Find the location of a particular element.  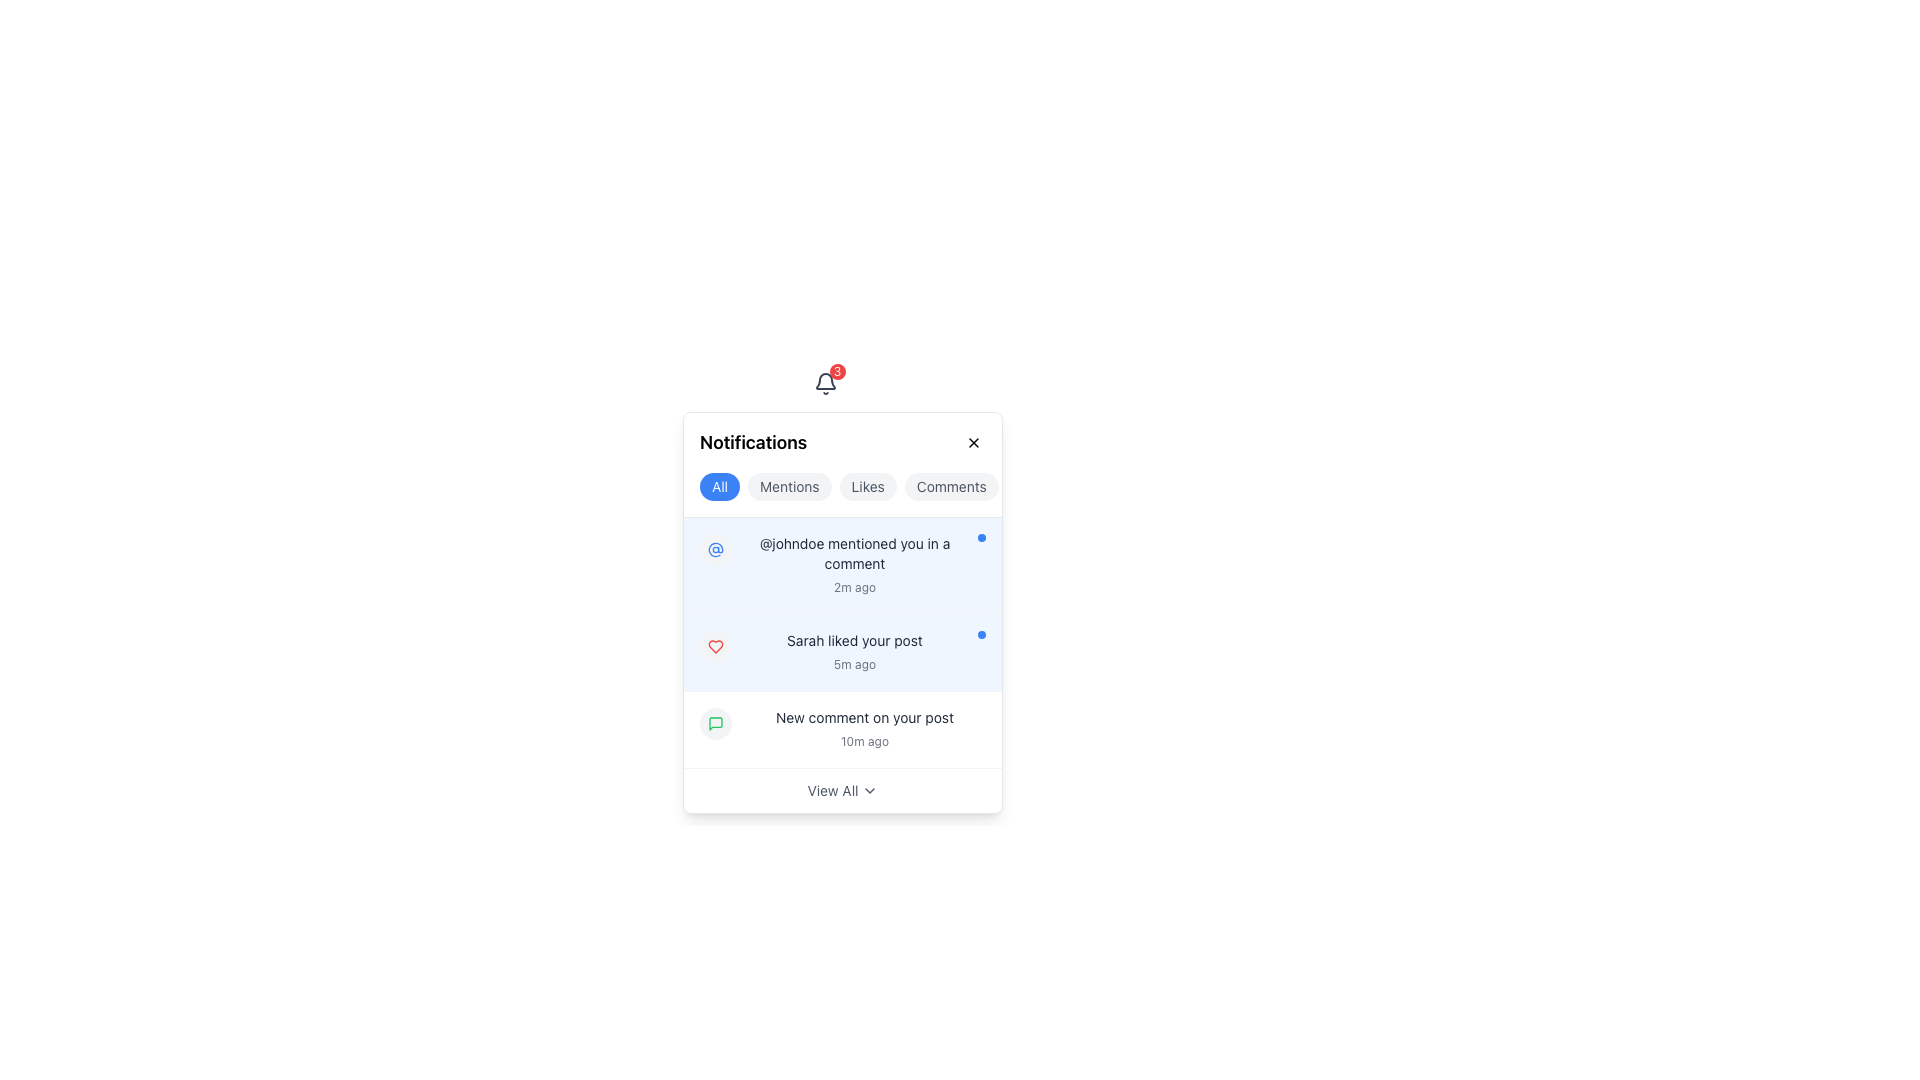

the 'All' button in the notifications panel, which is the first button in a group of four buttons ('All', 'Mentions', 'Likes', 'Comments') located below the title 'Notifications' is located at coordinates (720, 486).